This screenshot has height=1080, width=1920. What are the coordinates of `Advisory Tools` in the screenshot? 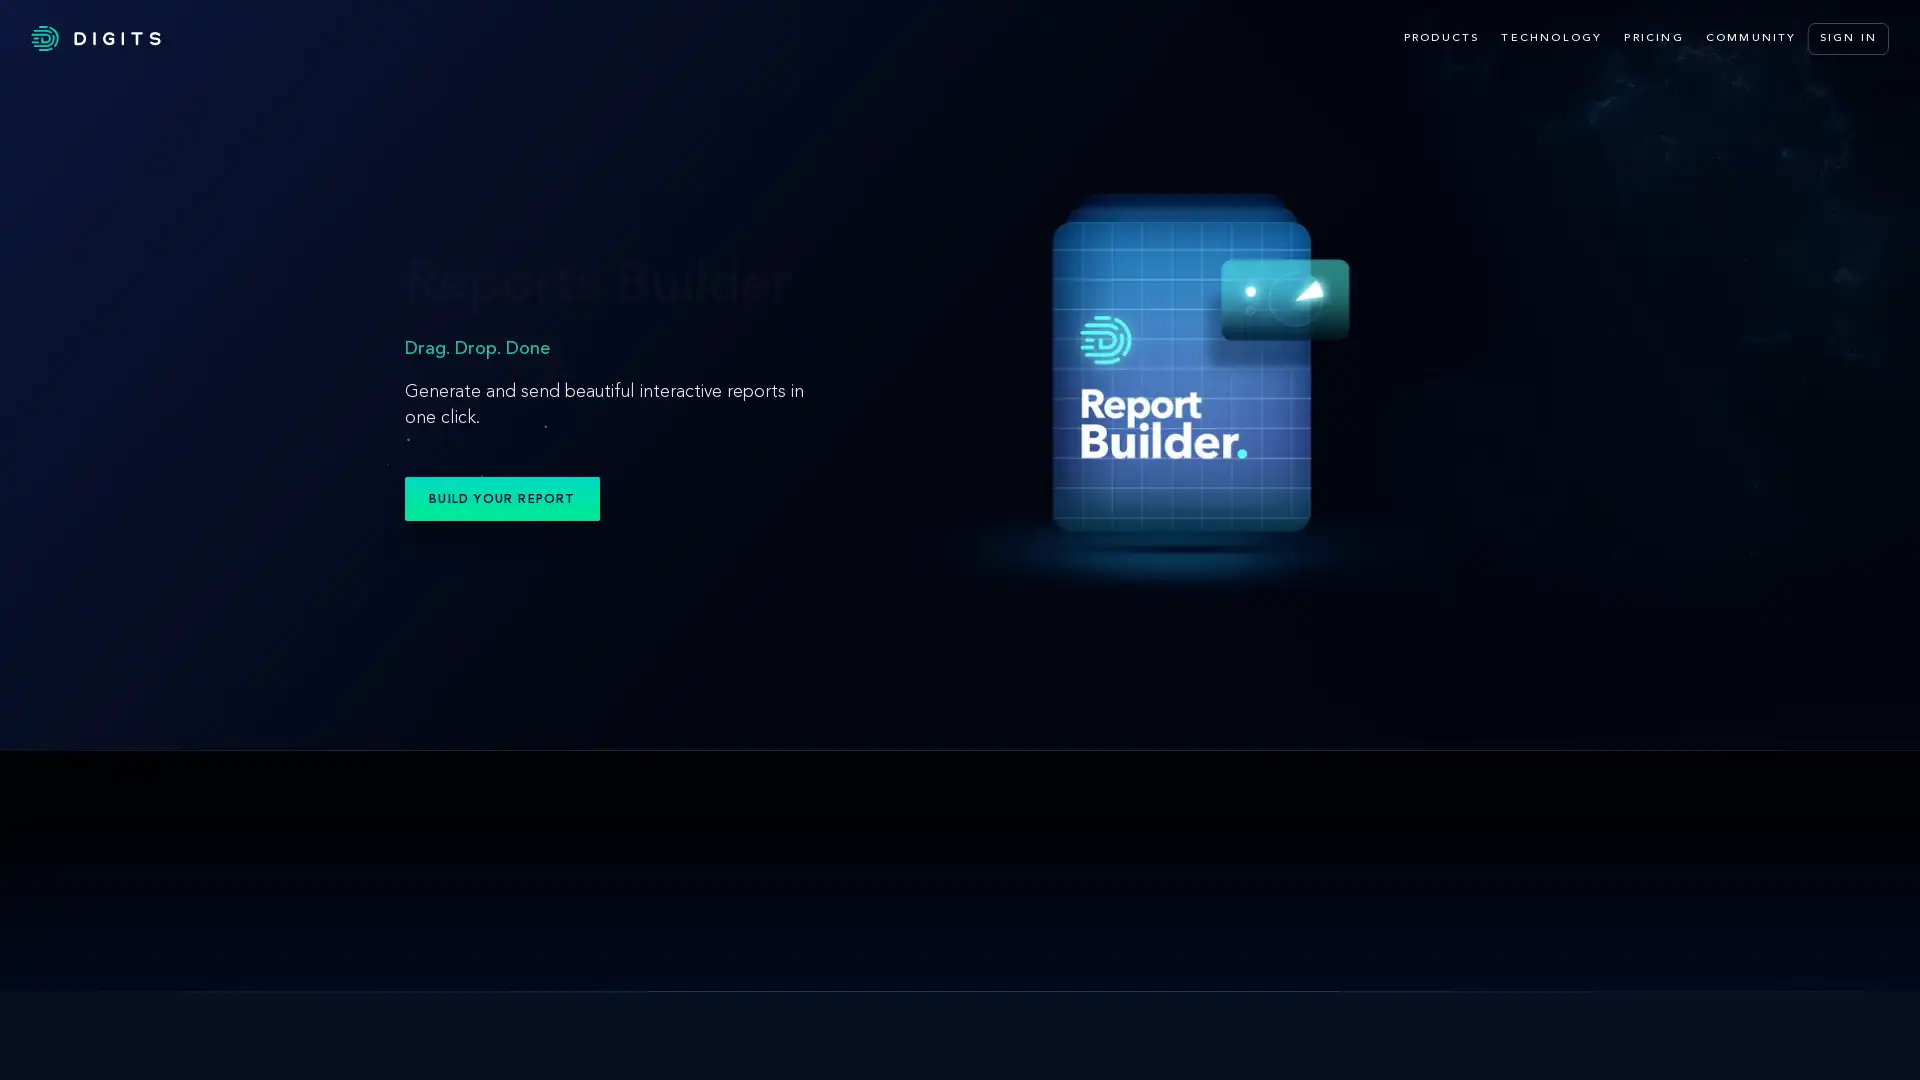 It's located at (1440, 623).